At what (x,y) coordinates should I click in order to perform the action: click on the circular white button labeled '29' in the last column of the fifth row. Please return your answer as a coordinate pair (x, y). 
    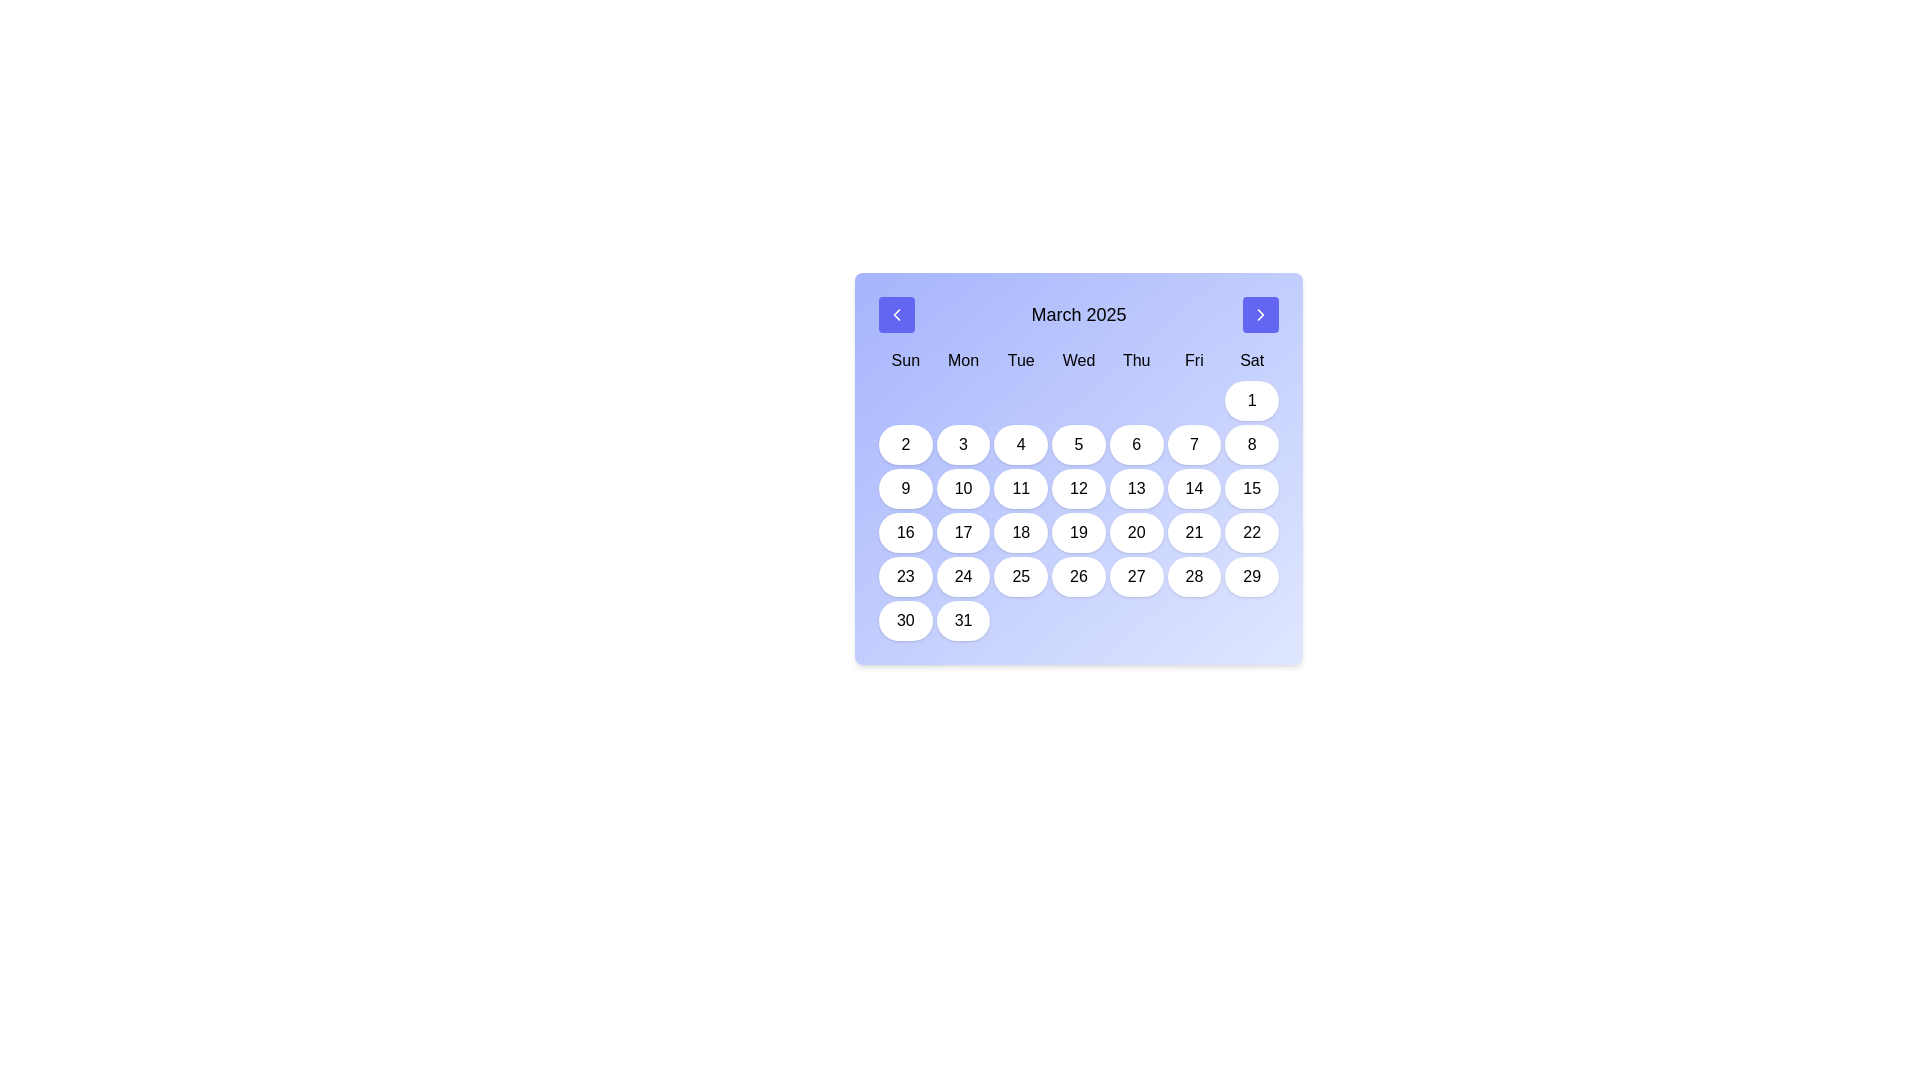
    Looking at the image, I should click on (1251, 577).